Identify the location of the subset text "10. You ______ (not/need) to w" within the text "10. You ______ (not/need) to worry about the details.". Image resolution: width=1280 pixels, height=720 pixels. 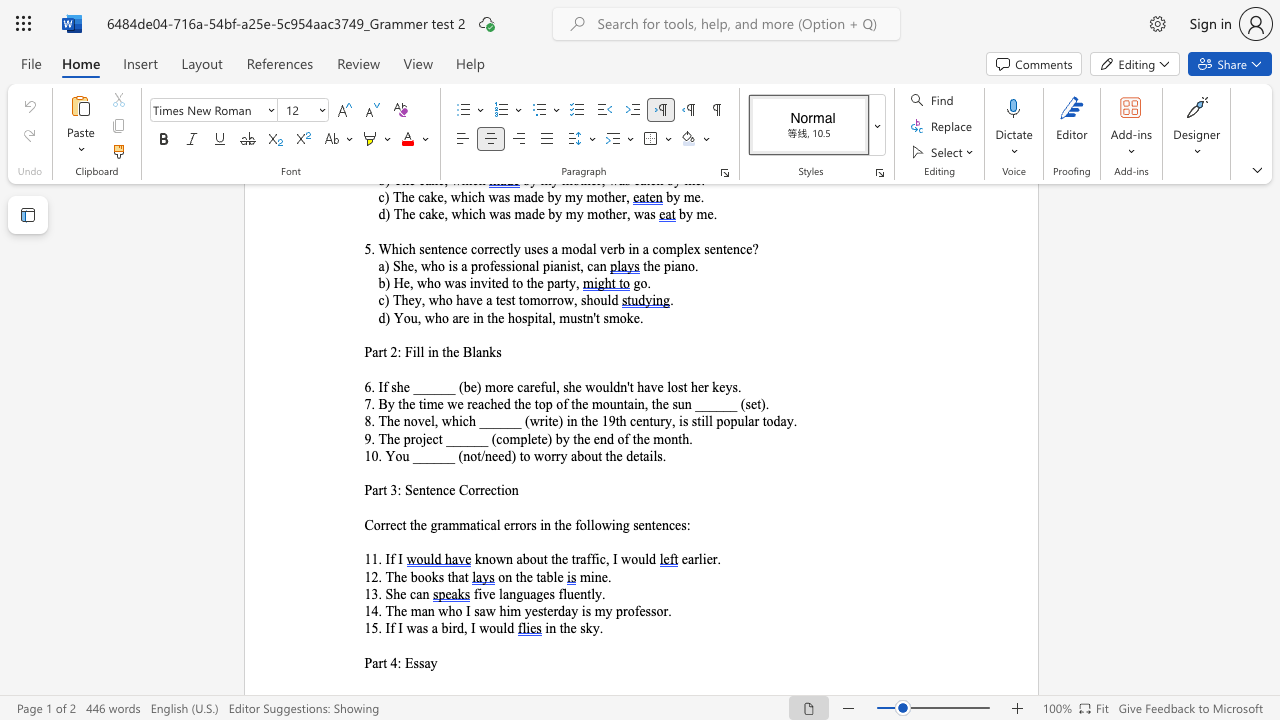
(364, 456).